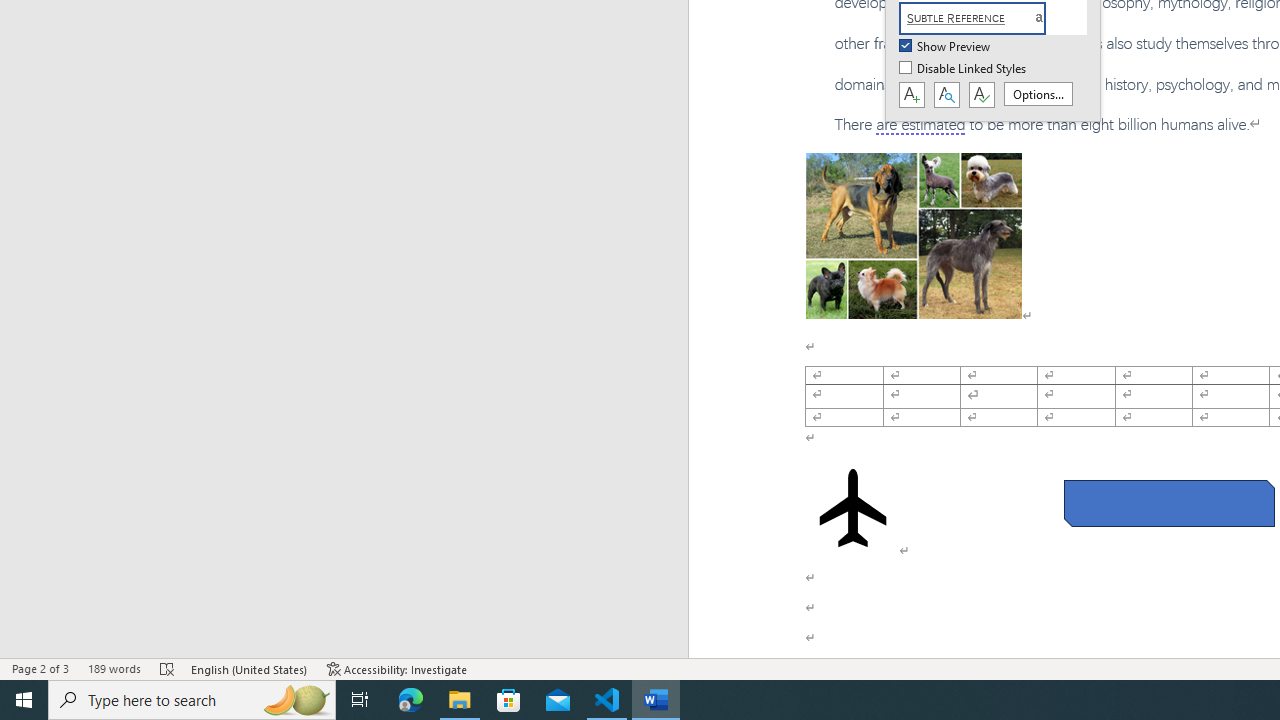 This screenshot has height=720, width=1280. I want to click on 'Airplane with solid fill', so click(853, 506).